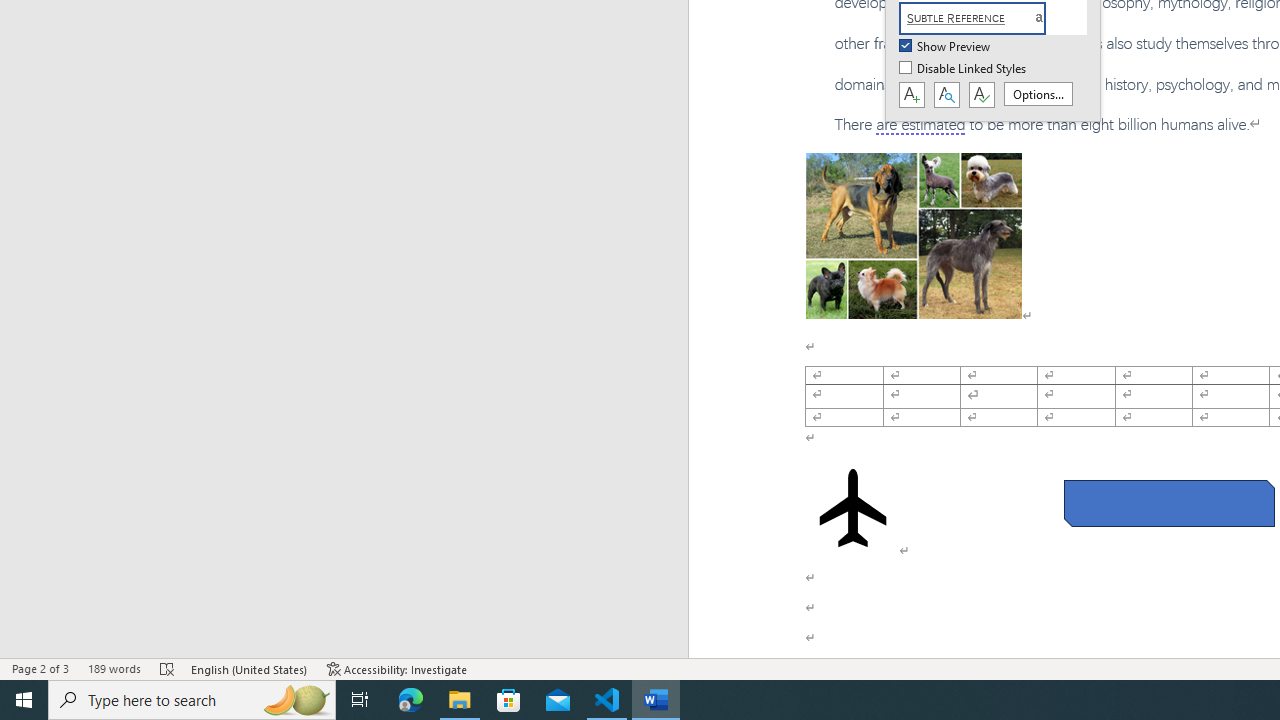 This screenshot has height=720, width=1280. I want to click on 'Airplane with solid fill', so click(853, 506).